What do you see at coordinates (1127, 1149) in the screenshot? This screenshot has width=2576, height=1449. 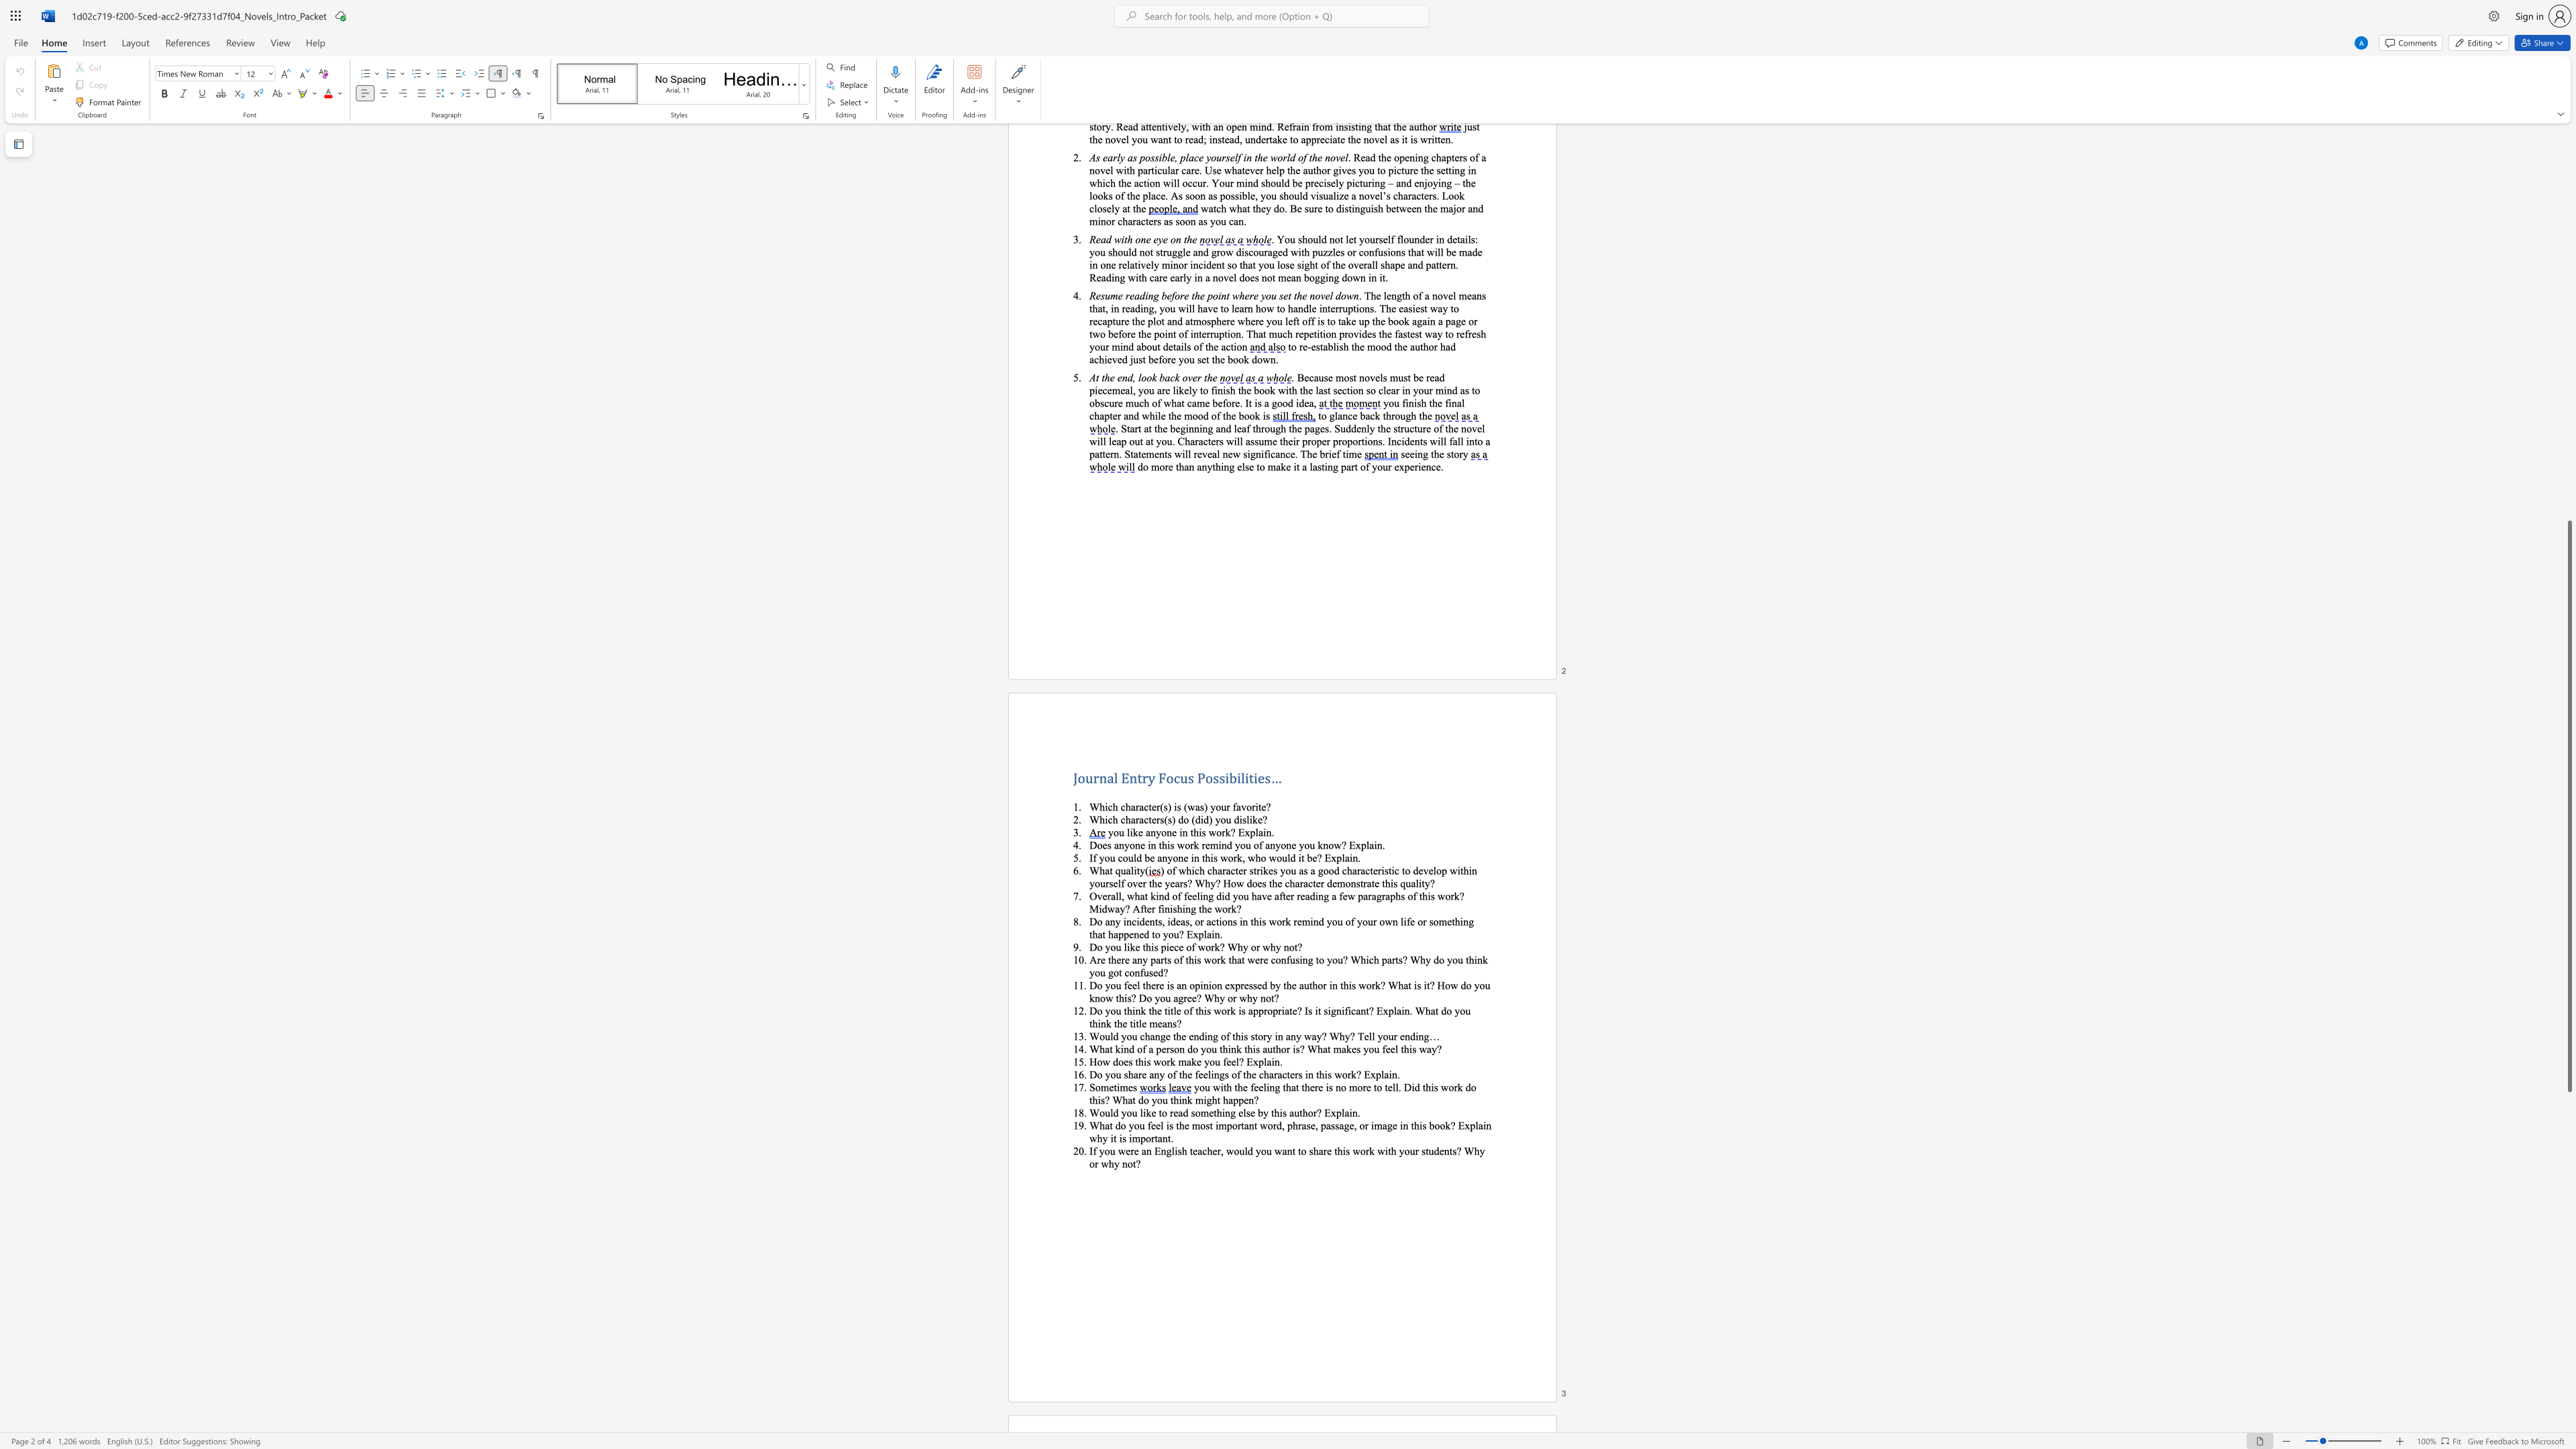 I see `the 1th character "e" in the text` at bounding box center [1127, 1149].